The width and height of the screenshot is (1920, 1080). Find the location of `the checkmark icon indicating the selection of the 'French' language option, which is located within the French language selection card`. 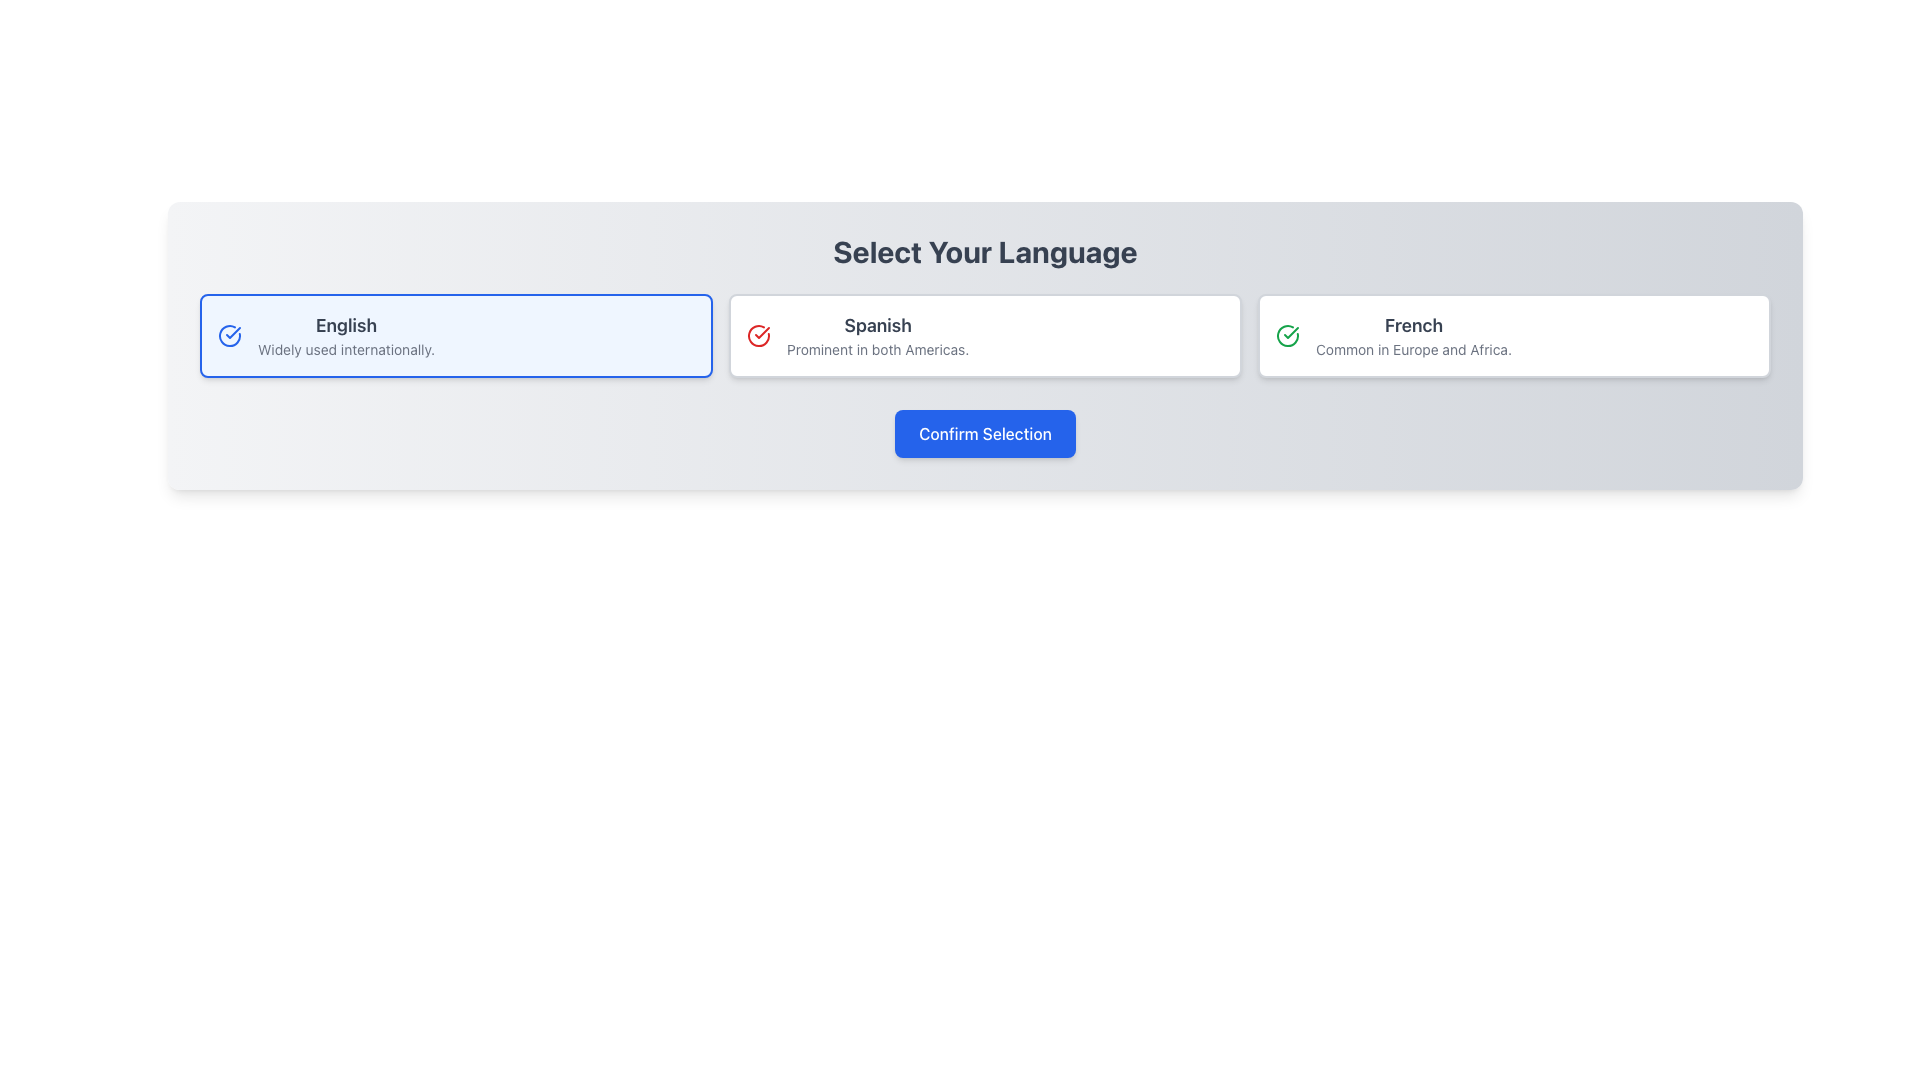

the checkmark icon indicating the selection of the 'French' language option, which is located within the French language selection card is located at coordinates (1291, 331).